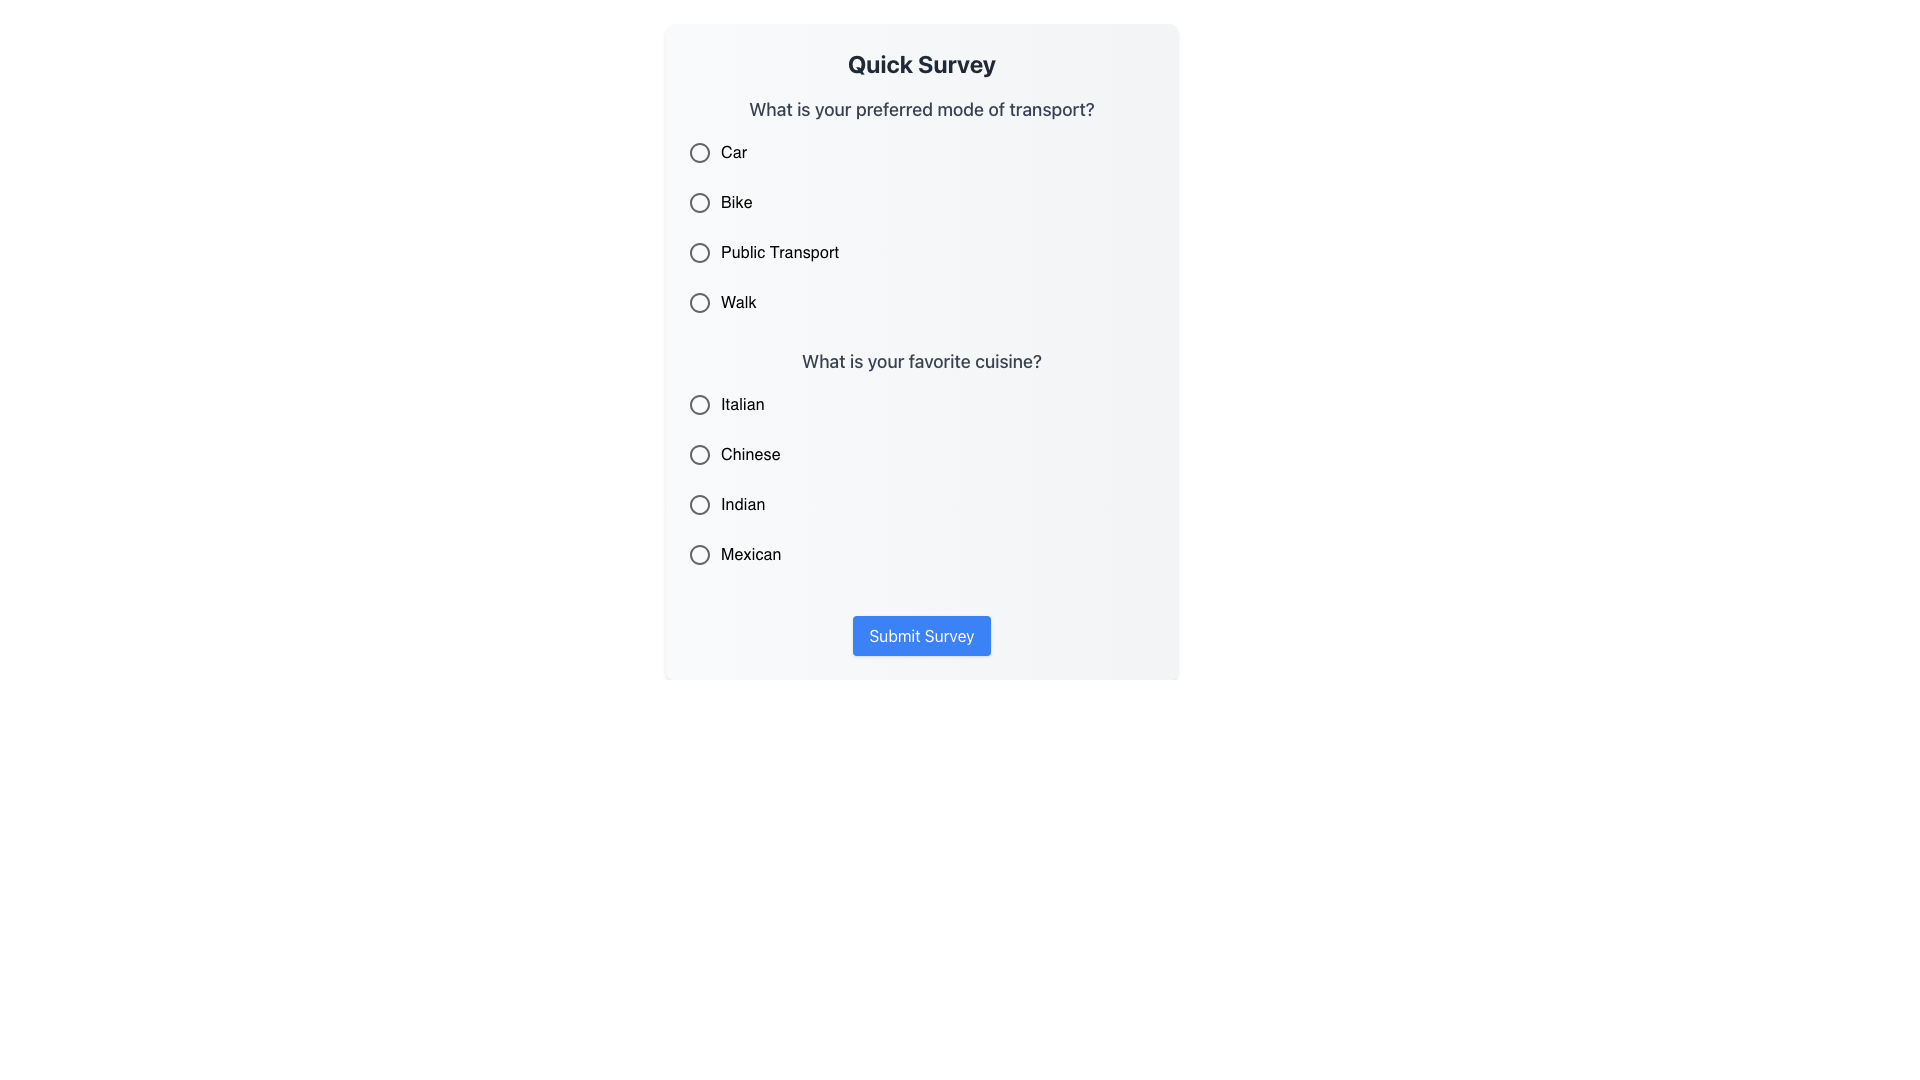 The width and height of the screenshot is (1920, 1080). What do you see at coordinates (907, 252) in the screenshot?
I see `the radio button labeled 'Public Transport'` at bounding box center [907, 252].